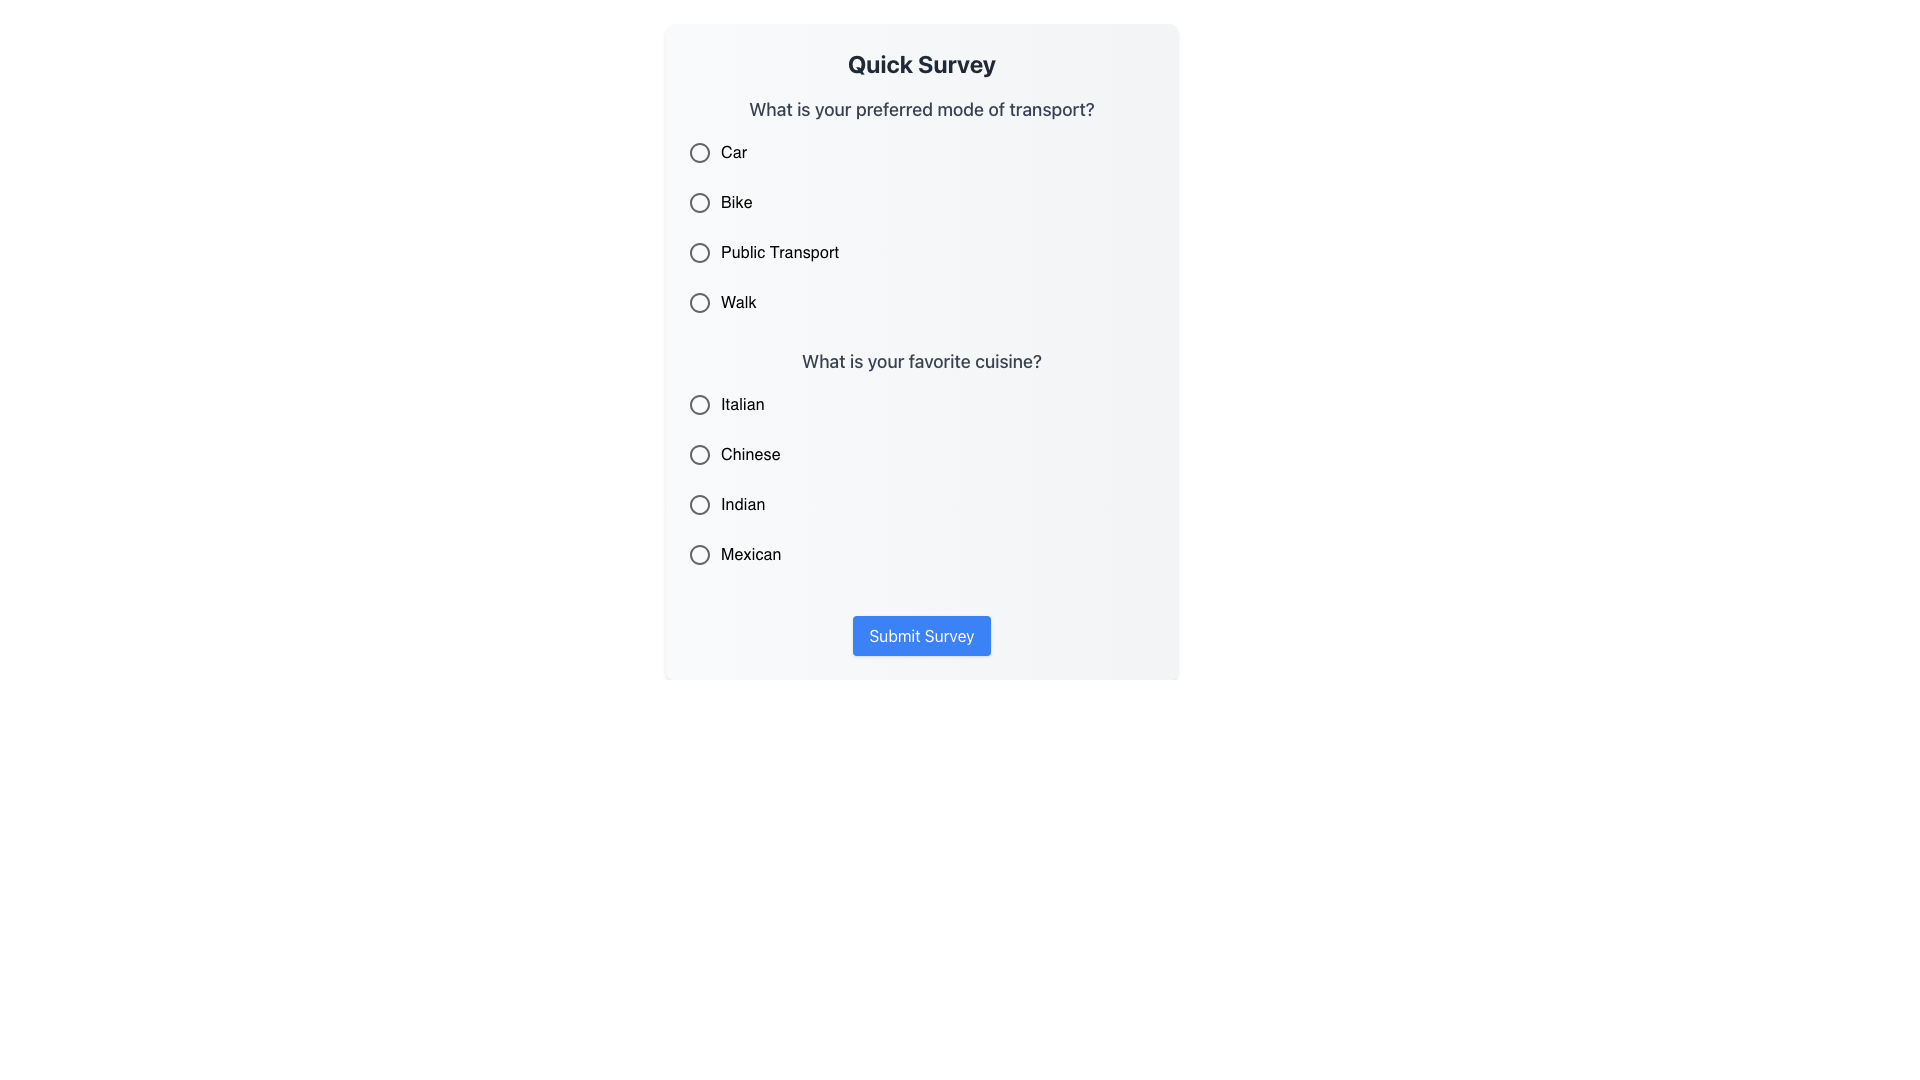 The width and height of the screenshot is (1920, 1080). What do you see at coordinates (907, 252) in the screenshot?
I see `the radio button labeled 'Public Transport'` at bounding box center [907, 252].